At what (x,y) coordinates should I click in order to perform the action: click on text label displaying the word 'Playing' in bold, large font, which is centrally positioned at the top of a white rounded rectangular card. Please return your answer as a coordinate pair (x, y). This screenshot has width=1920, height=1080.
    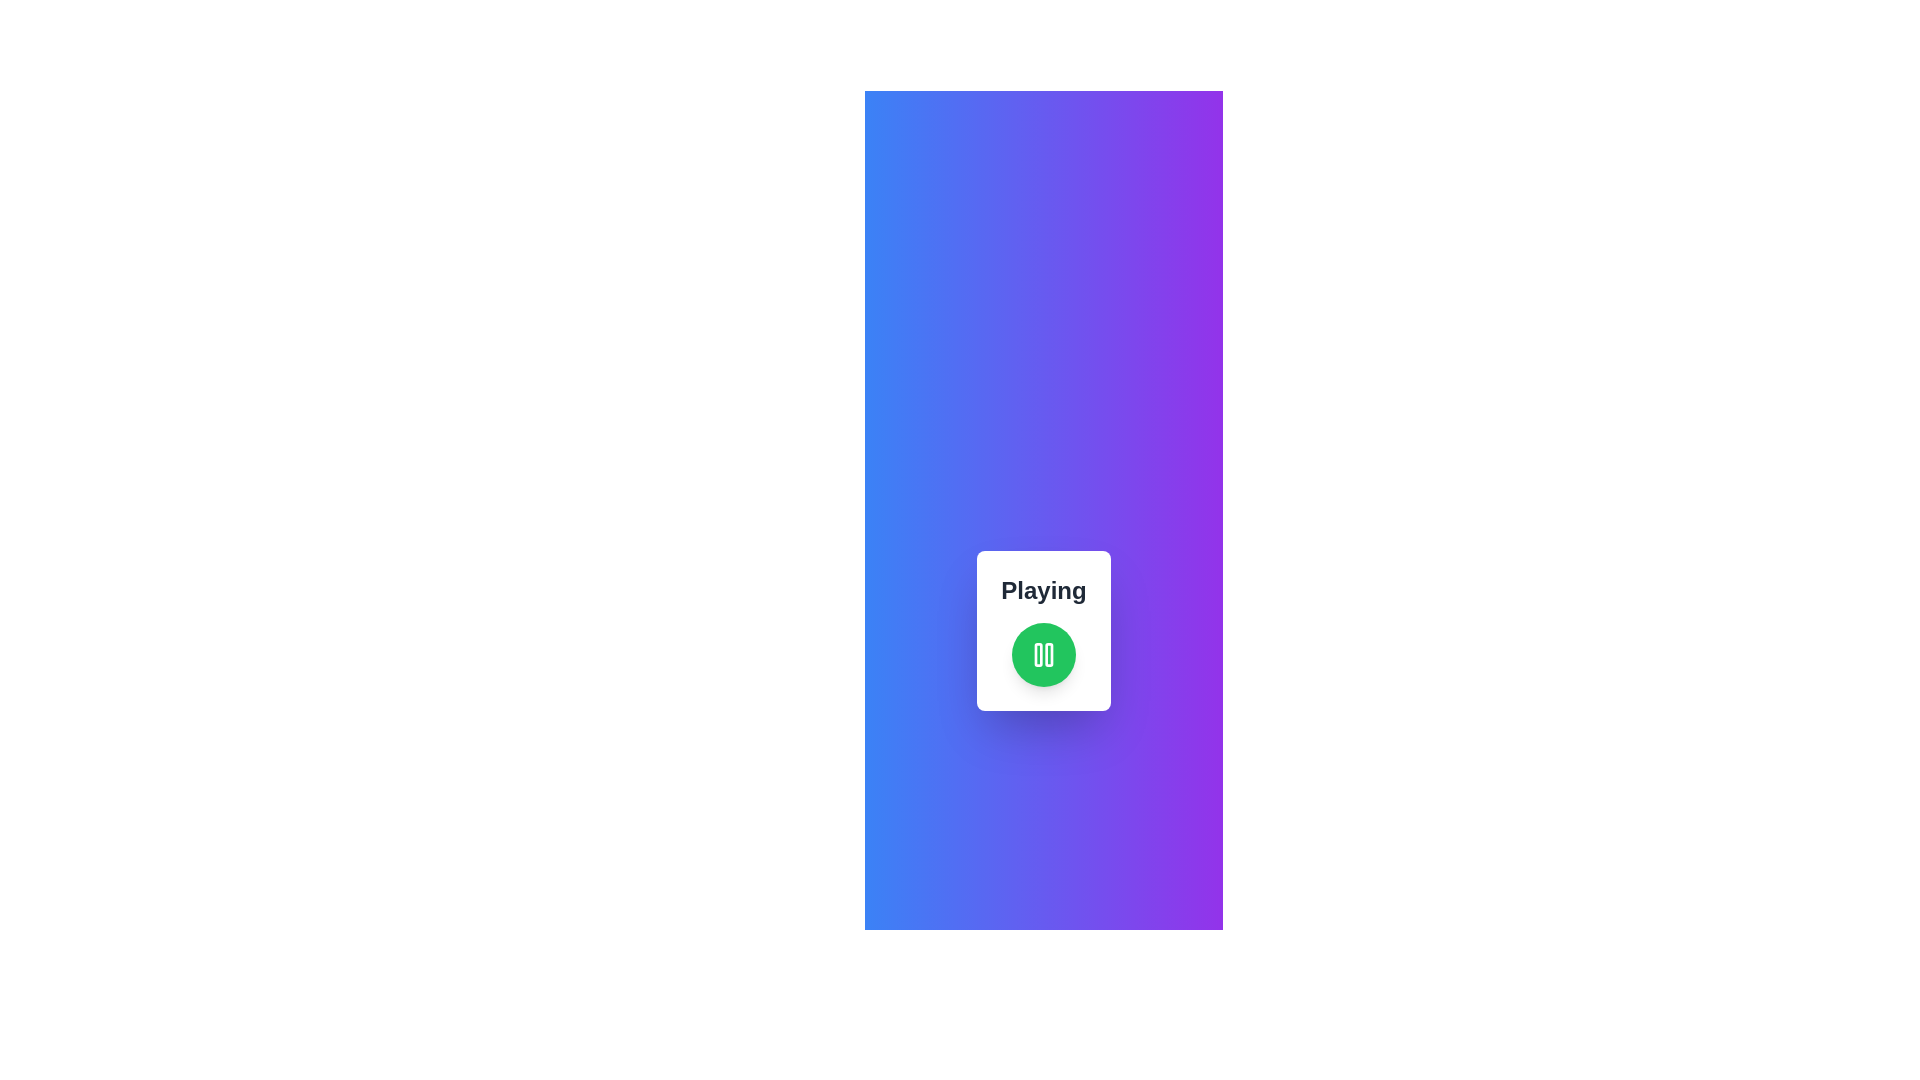
    Looking at the image, I should click on (1042, 589).